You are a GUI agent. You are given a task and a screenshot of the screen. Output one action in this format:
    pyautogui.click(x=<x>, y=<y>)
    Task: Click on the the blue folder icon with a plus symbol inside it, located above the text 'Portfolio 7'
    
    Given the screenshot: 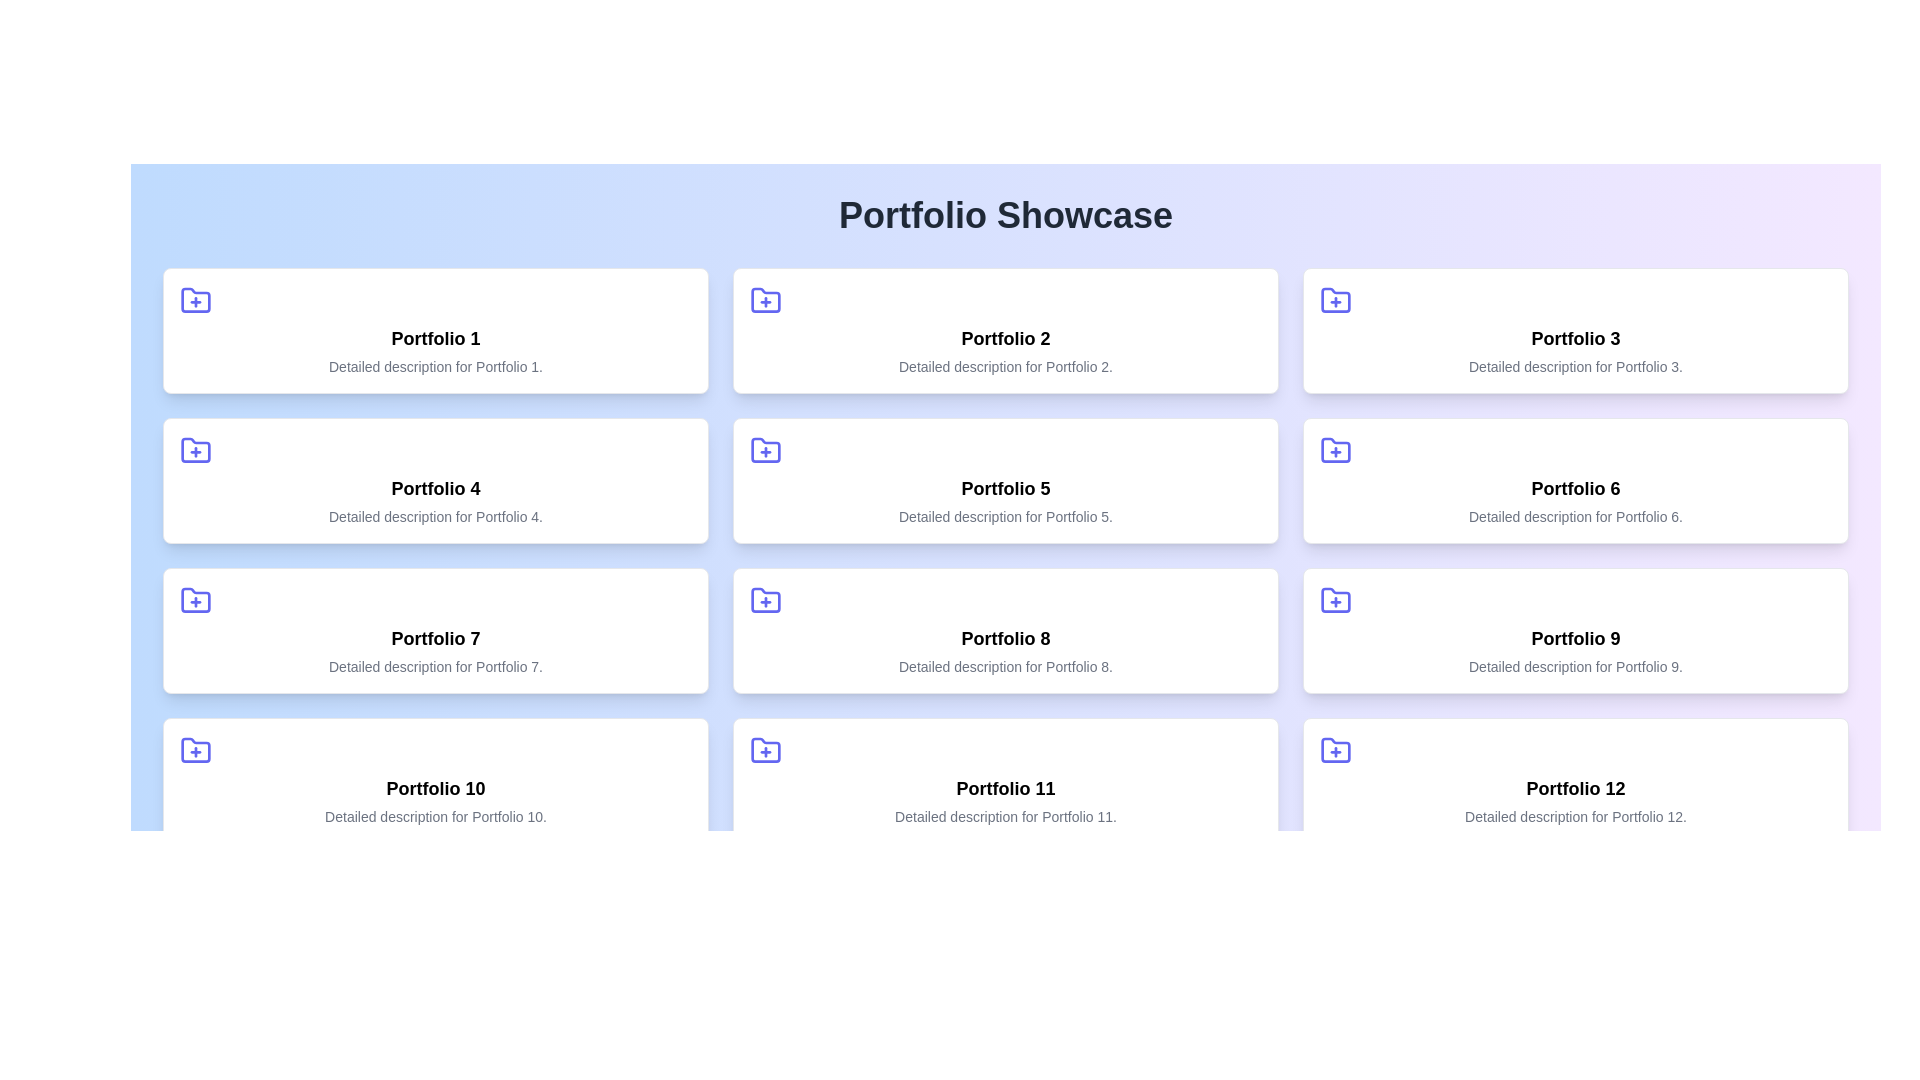 What is the action you would take?
    pyautogui.click(x=196, y=600)
    